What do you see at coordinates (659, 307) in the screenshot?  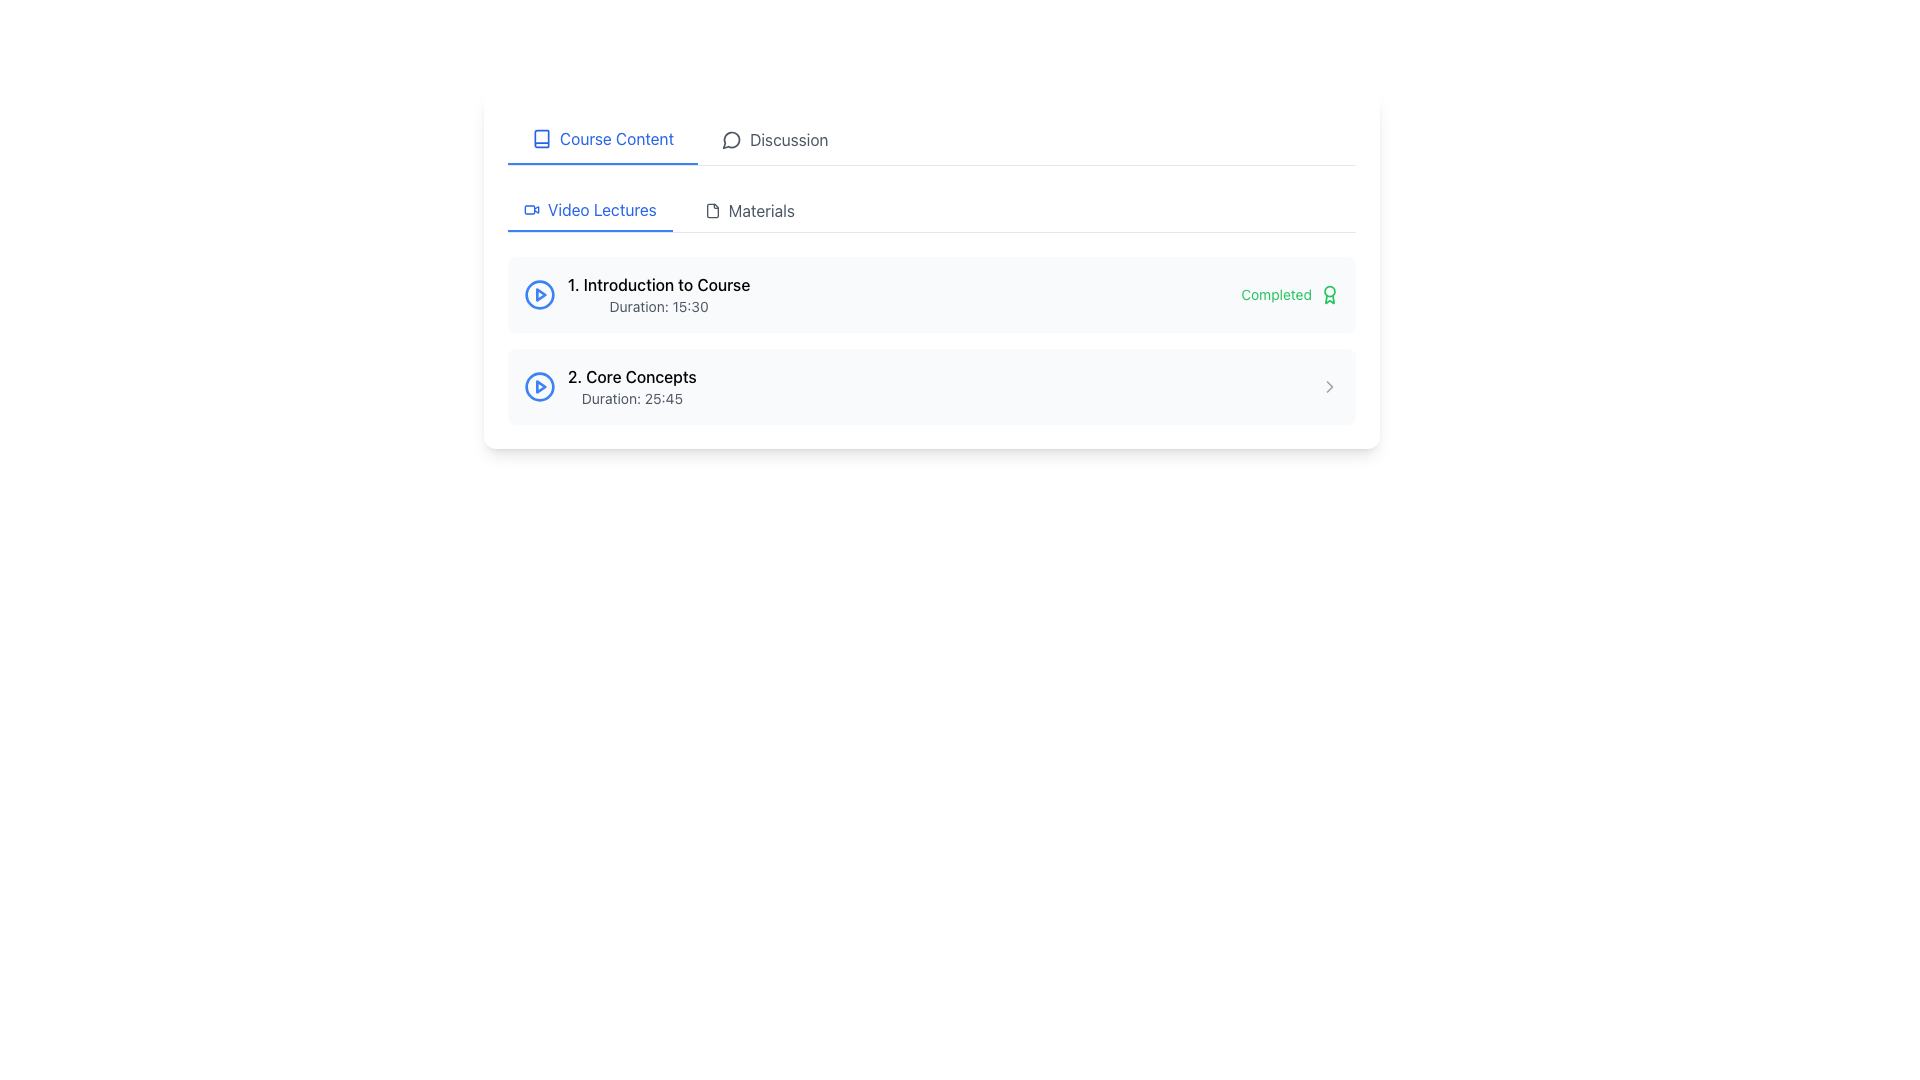 I see `the static text display that shows the duration of the course session, located directly beneath the course title '1. Introduction to Course'` at bounding box center [659, 307].